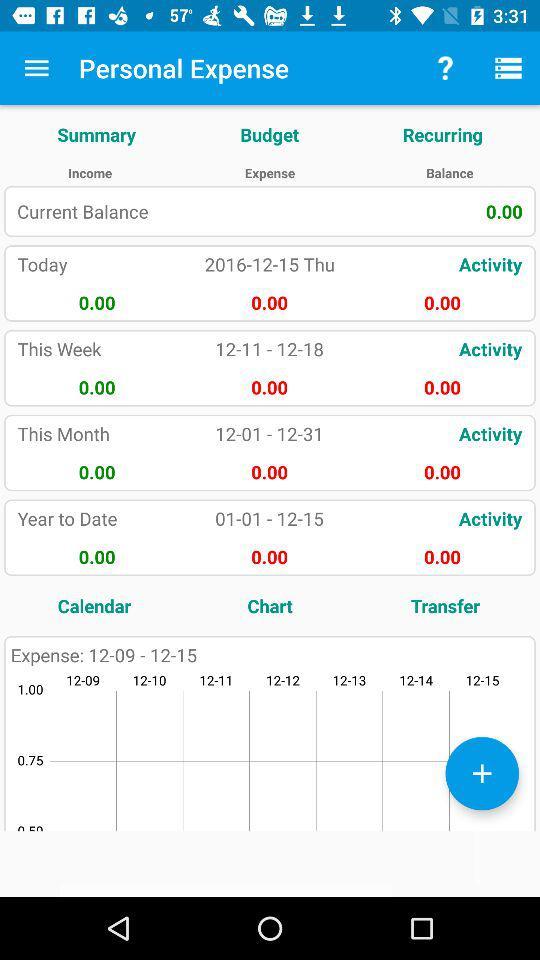 This screenshot has width=540, height=960. Describe the element at coordinates (445, 68) in the screenshot. I see `item next to personal expense icon` at that location.